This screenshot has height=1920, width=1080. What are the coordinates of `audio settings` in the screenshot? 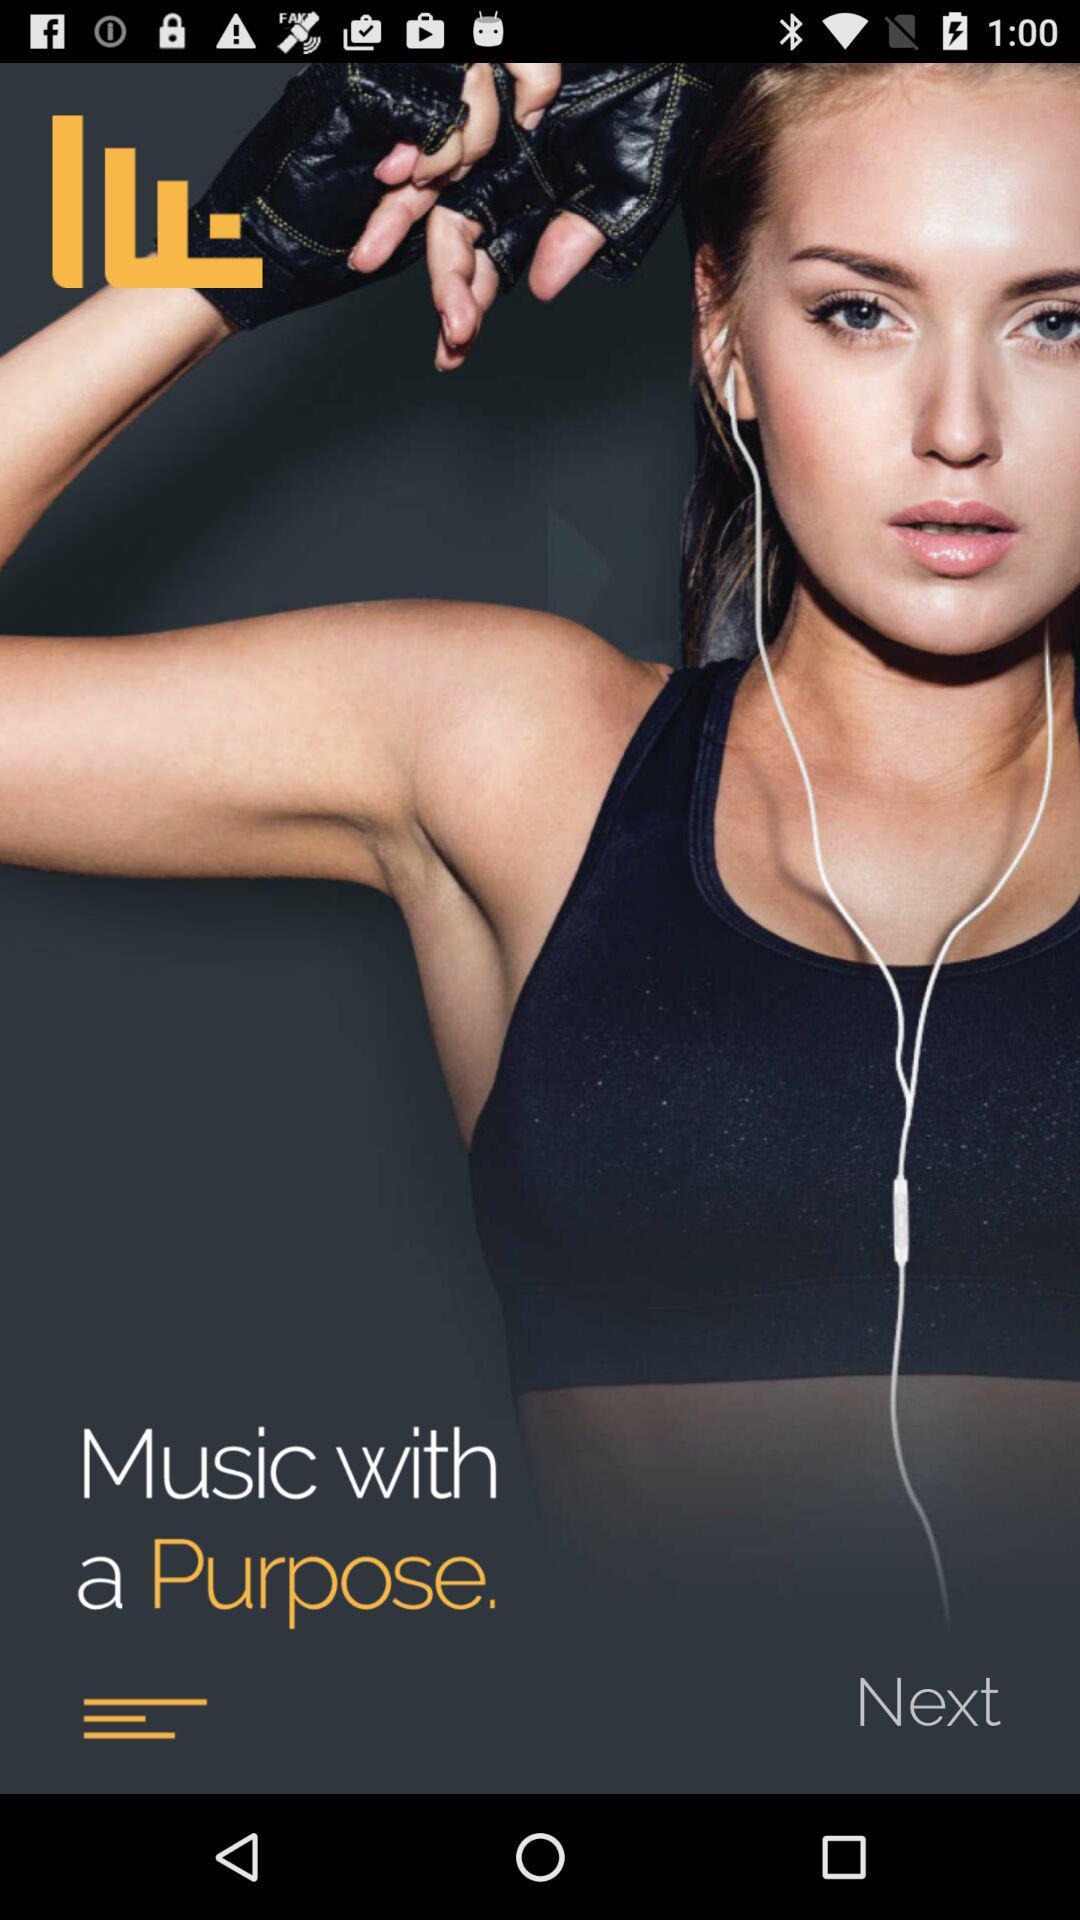 It's located at (143, 1717).